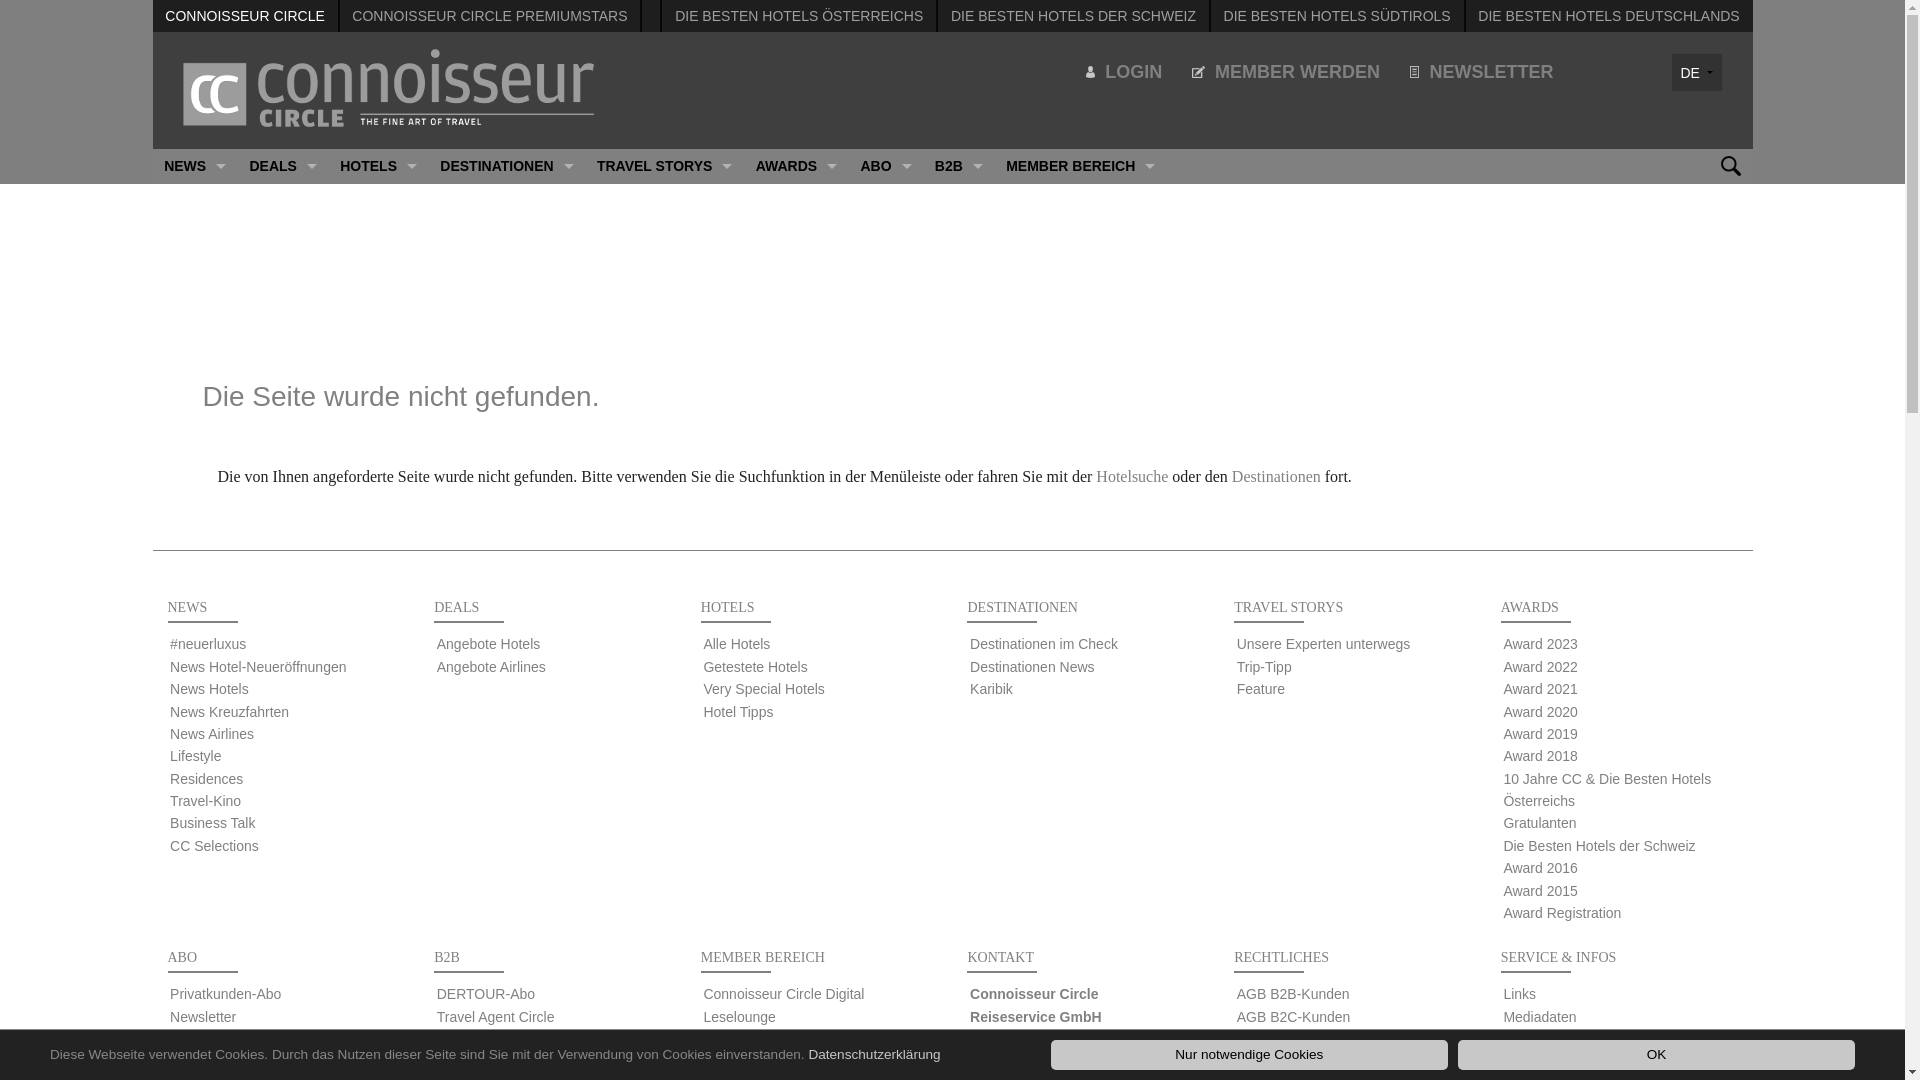 The image size is (1920, 1080). I want to click on 'Award Registration', so click(1560, 913).